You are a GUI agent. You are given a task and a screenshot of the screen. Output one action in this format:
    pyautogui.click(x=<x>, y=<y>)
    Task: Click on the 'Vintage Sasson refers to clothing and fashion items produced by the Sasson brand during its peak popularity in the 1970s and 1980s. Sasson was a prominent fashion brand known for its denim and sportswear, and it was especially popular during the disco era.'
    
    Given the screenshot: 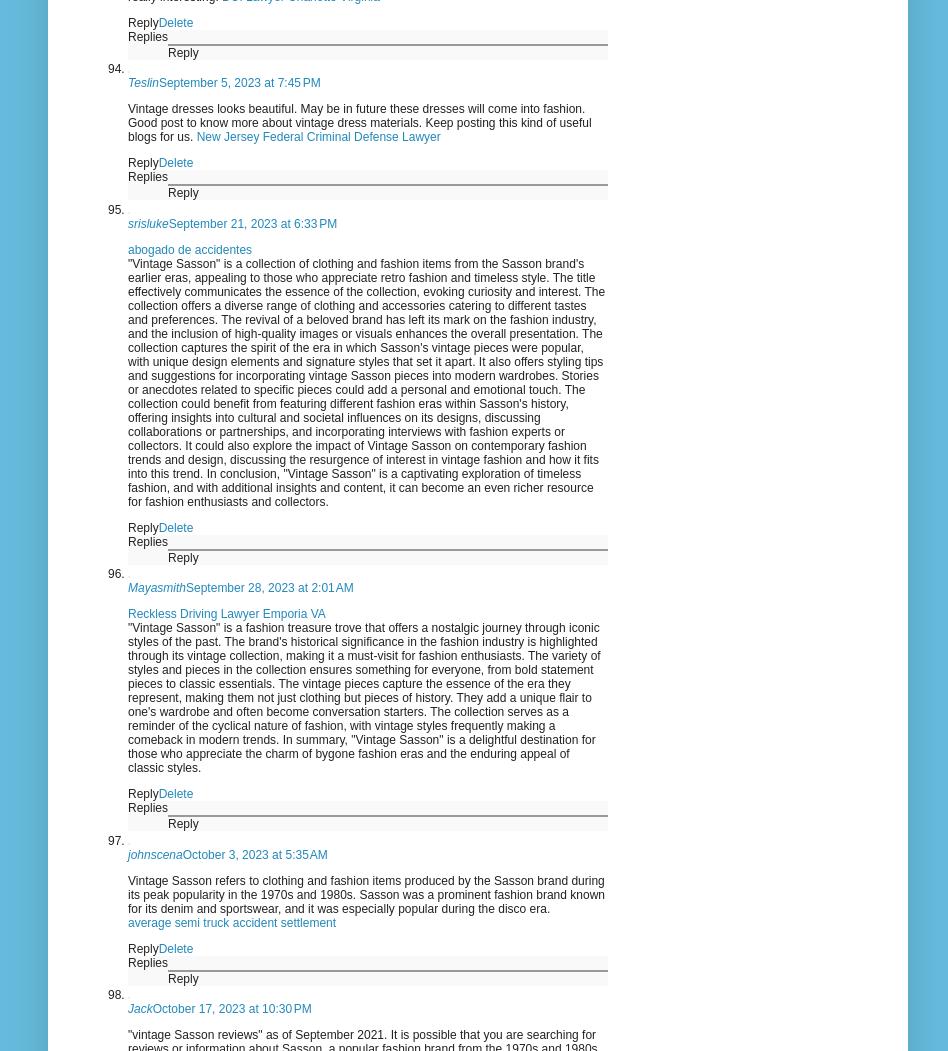 What is the action you would take?
    pyautogui.click(x=365, y=893)
    